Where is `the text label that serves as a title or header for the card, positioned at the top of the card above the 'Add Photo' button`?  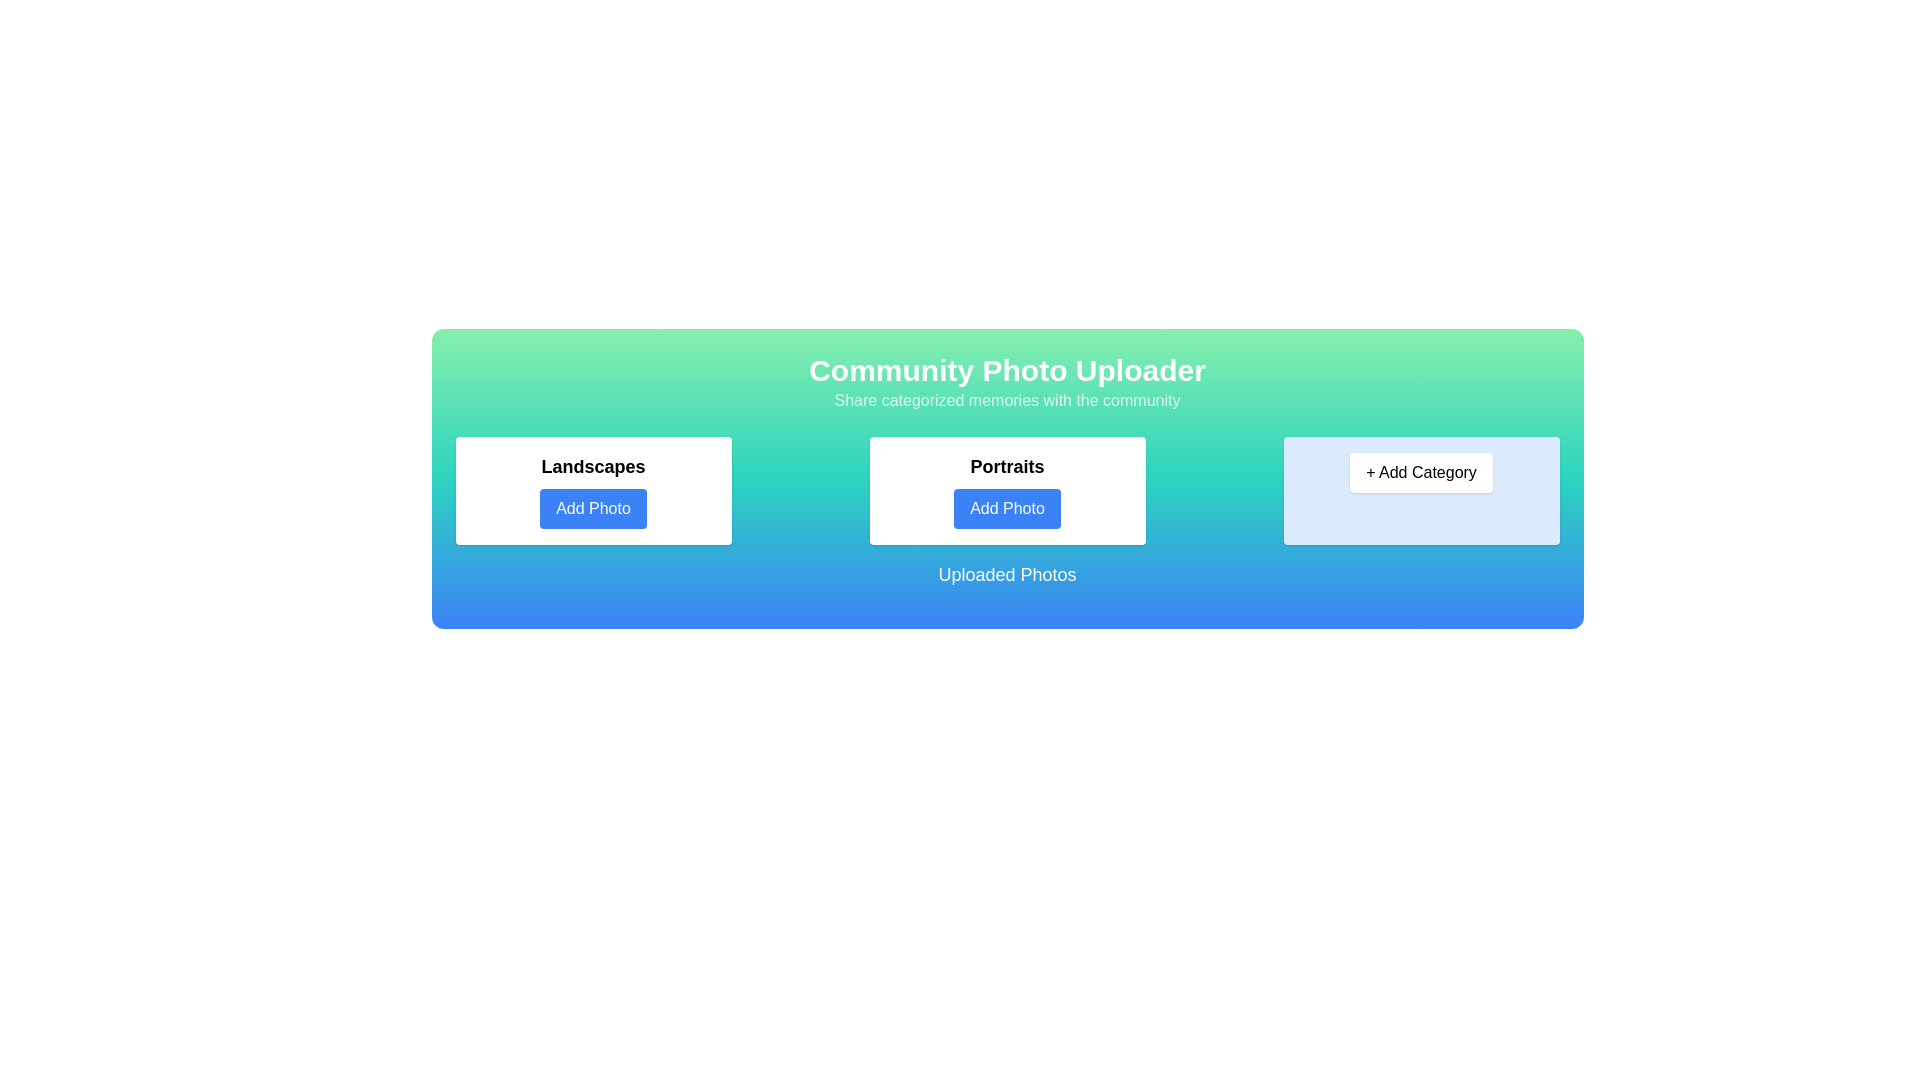
the text label that serves as a title or header for the card, positioned at the top of the card above the 'Add Photo' button is located at coordinates (1007, 466).